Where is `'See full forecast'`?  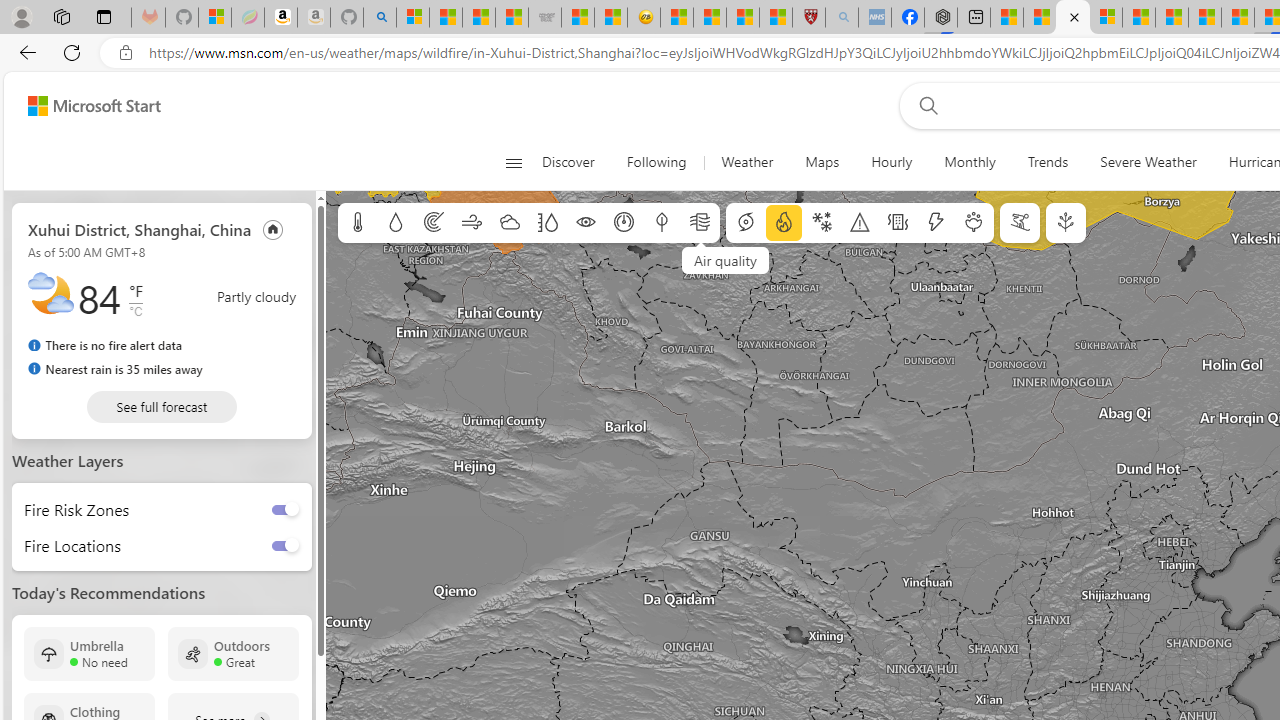 'See full forecast' is located at coordinates (161, 406).